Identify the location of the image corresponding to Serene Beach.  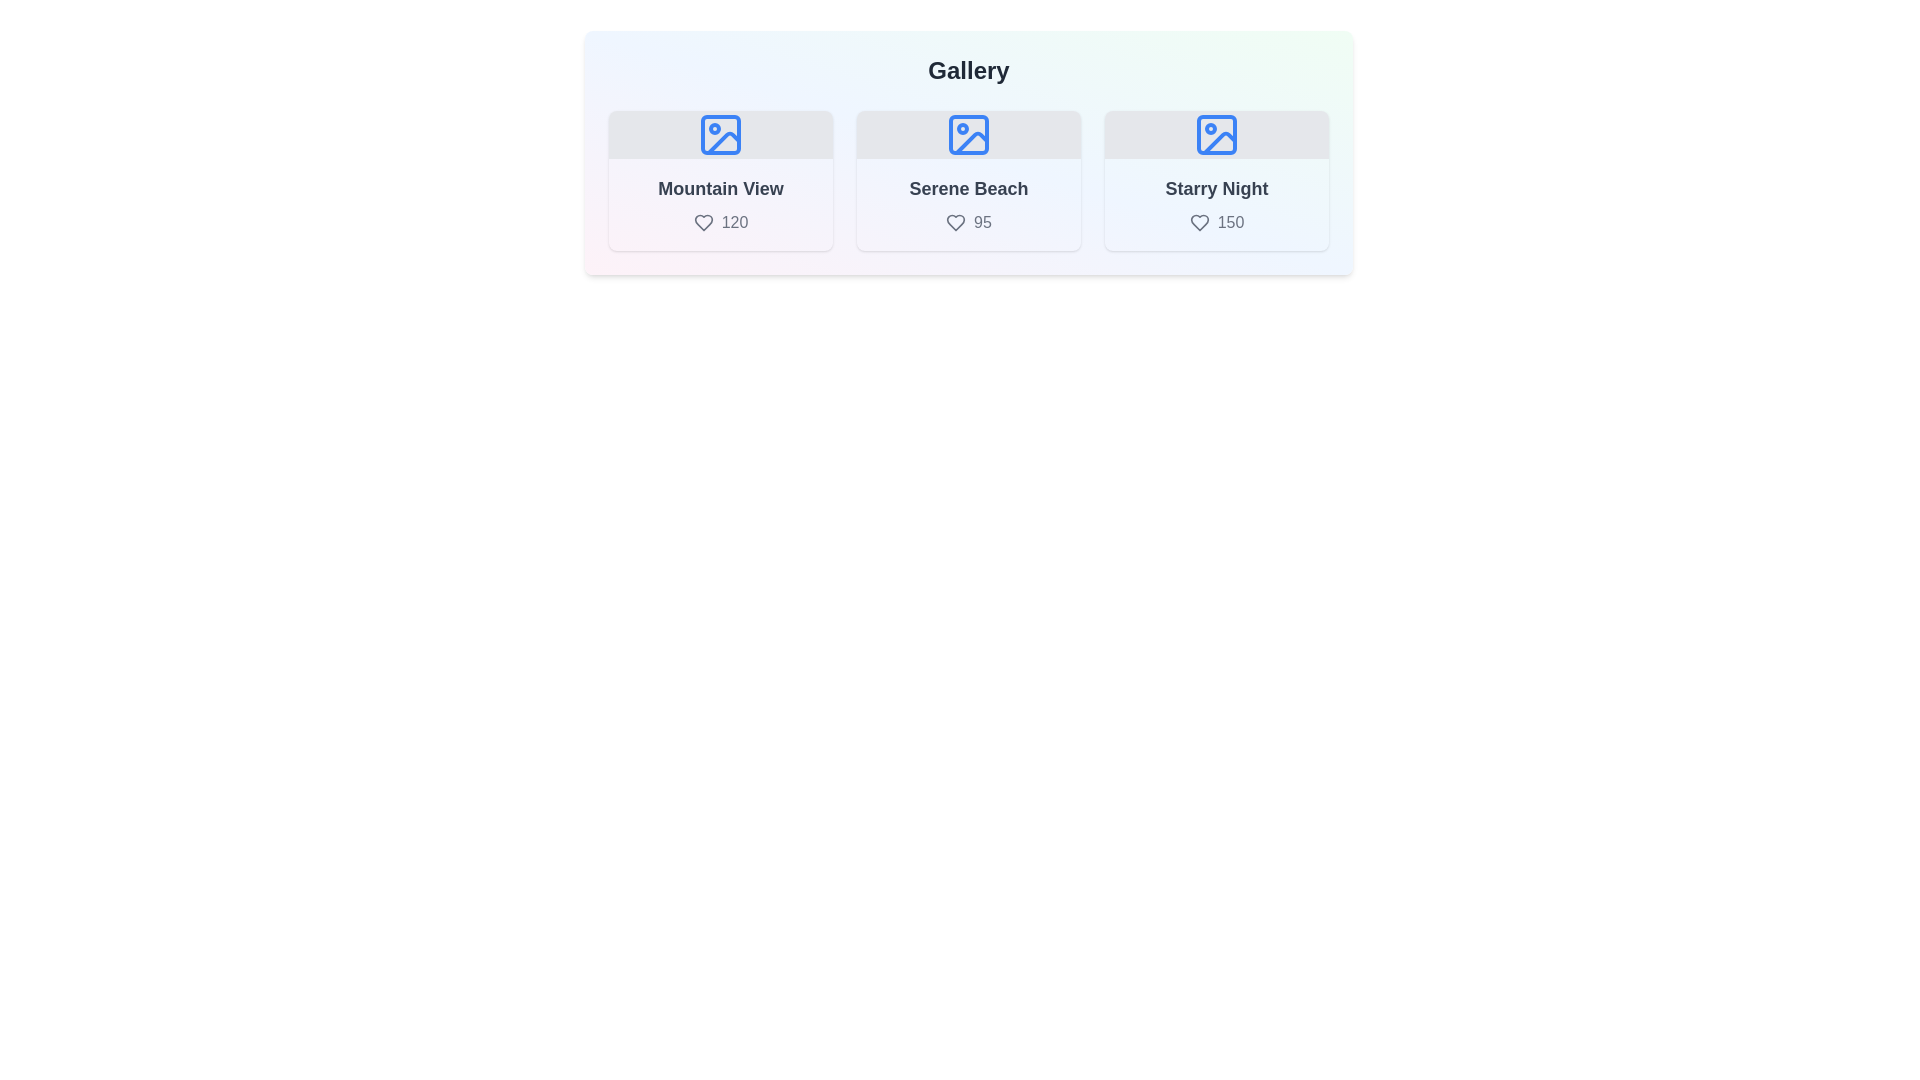
(969, 181).